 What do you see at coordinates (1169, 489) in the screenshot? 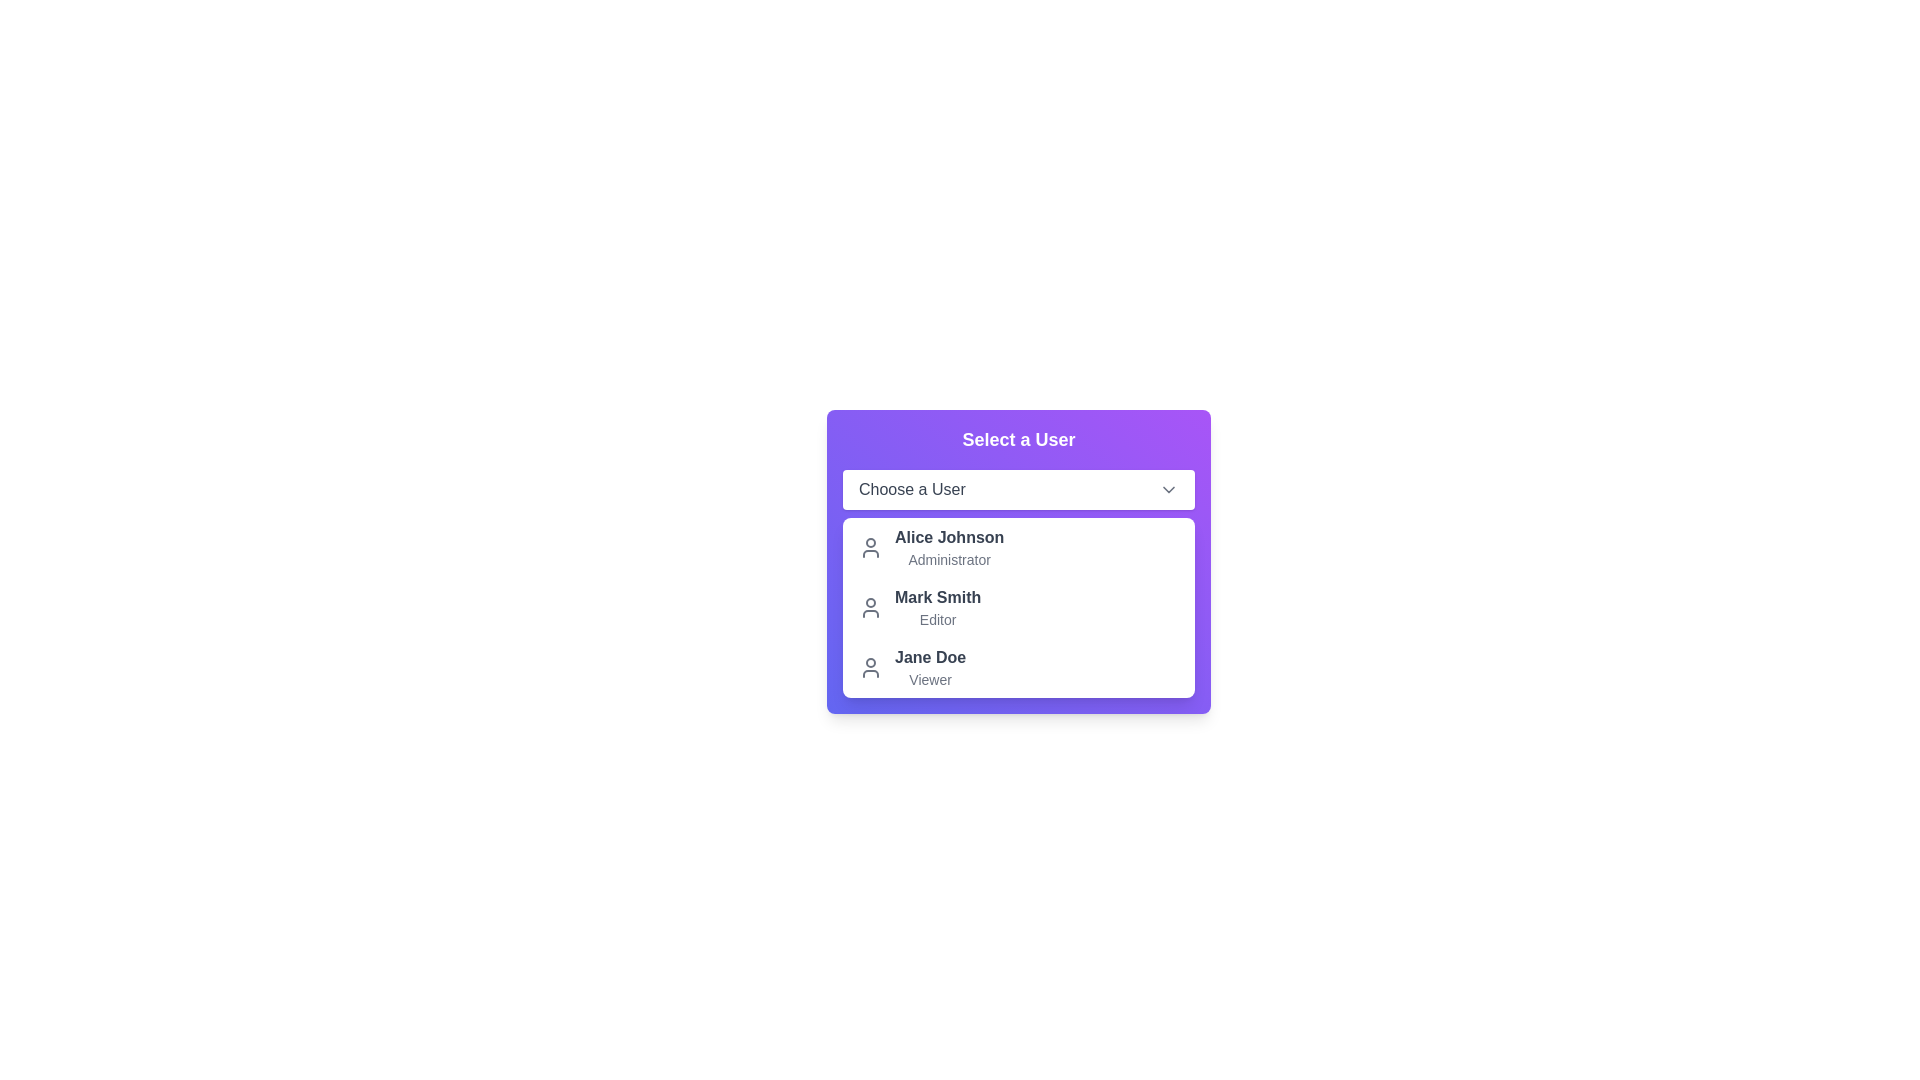
I see `the Dropdown icon located at the far right inside the 'Choose a User' dropdown component` at bounding box center [1169, 489].